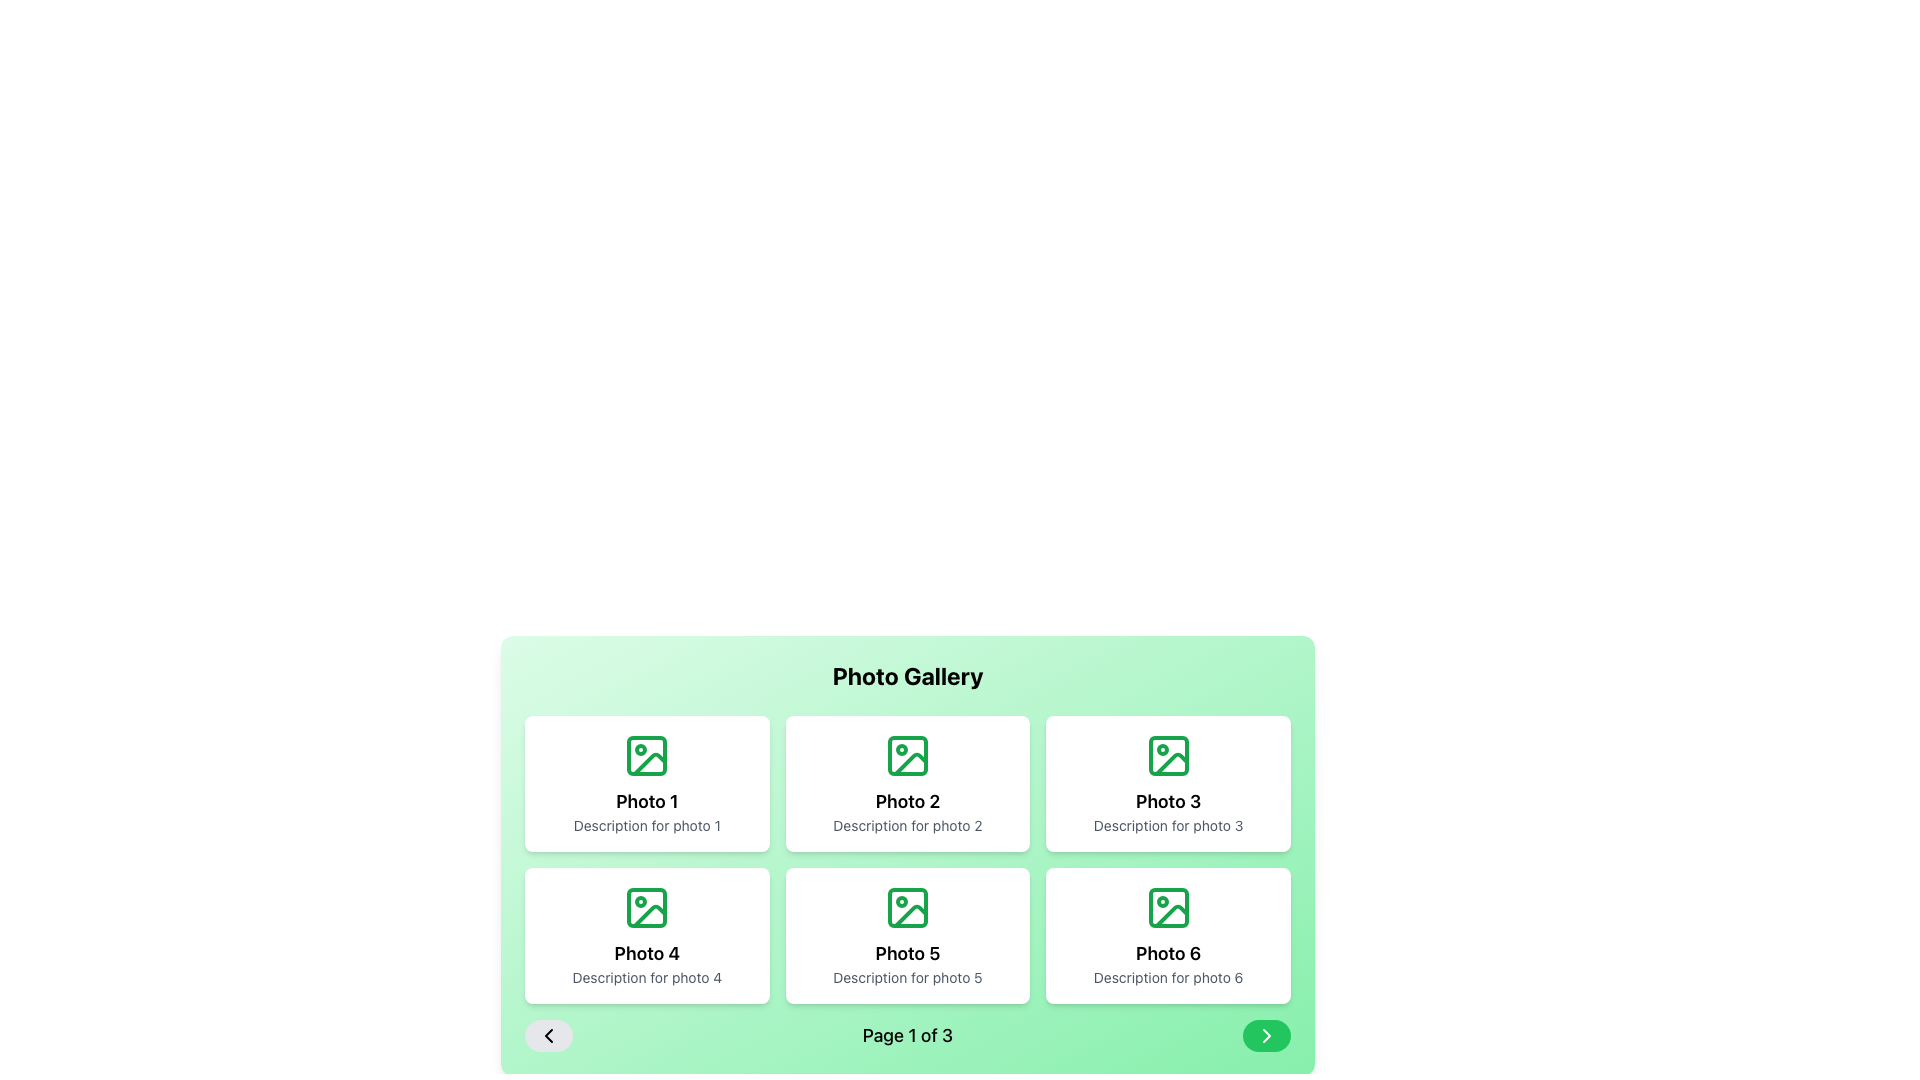  What do you see at coordinates (906, 936) in the screenshot?
I see `the fifth card in the grid layout` at bounding box center [906, 936].